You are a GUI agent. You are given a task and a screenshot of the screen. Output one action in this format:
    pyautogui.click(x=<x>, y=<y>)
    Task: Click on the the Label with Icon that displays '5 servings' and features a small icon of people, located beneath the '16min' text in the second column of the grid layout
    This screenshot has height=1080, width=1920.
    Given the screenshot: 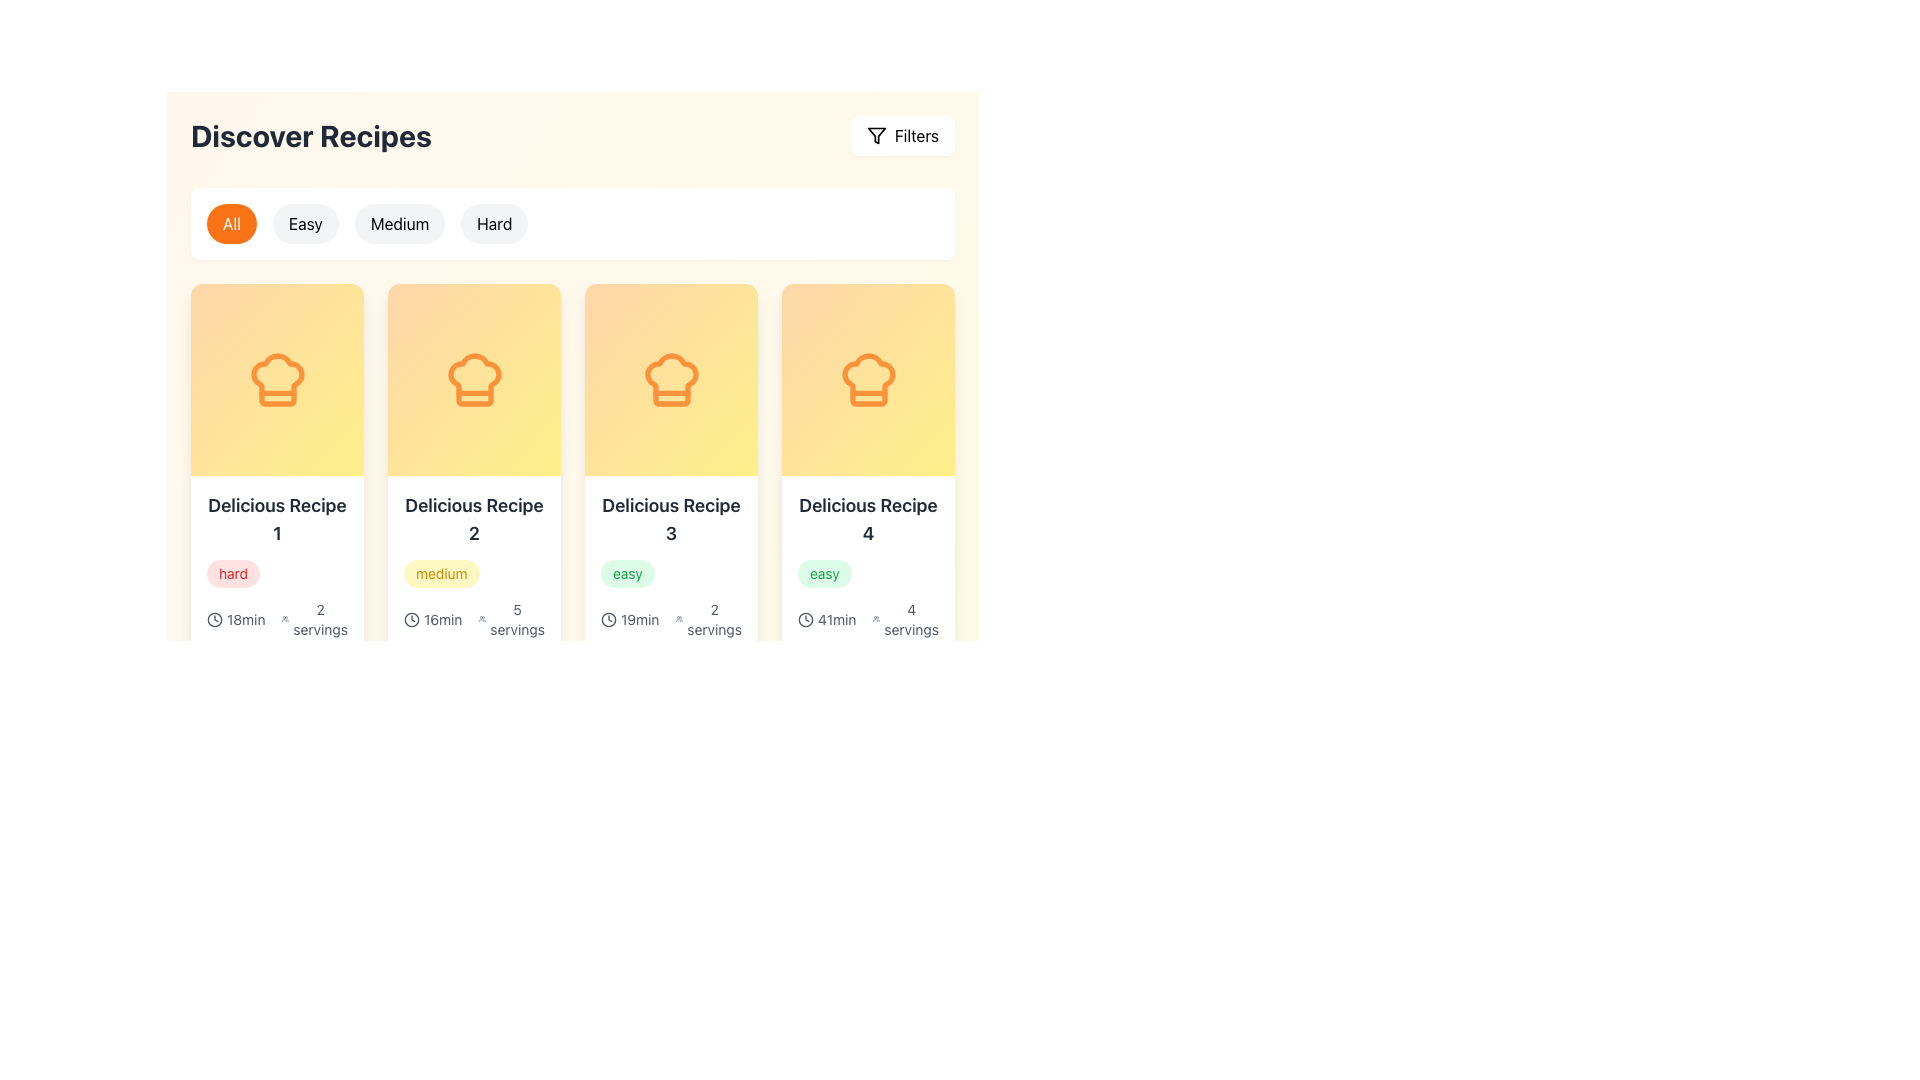 What is the action you would take?
    pyautogui.click(x=511, y=619)
    